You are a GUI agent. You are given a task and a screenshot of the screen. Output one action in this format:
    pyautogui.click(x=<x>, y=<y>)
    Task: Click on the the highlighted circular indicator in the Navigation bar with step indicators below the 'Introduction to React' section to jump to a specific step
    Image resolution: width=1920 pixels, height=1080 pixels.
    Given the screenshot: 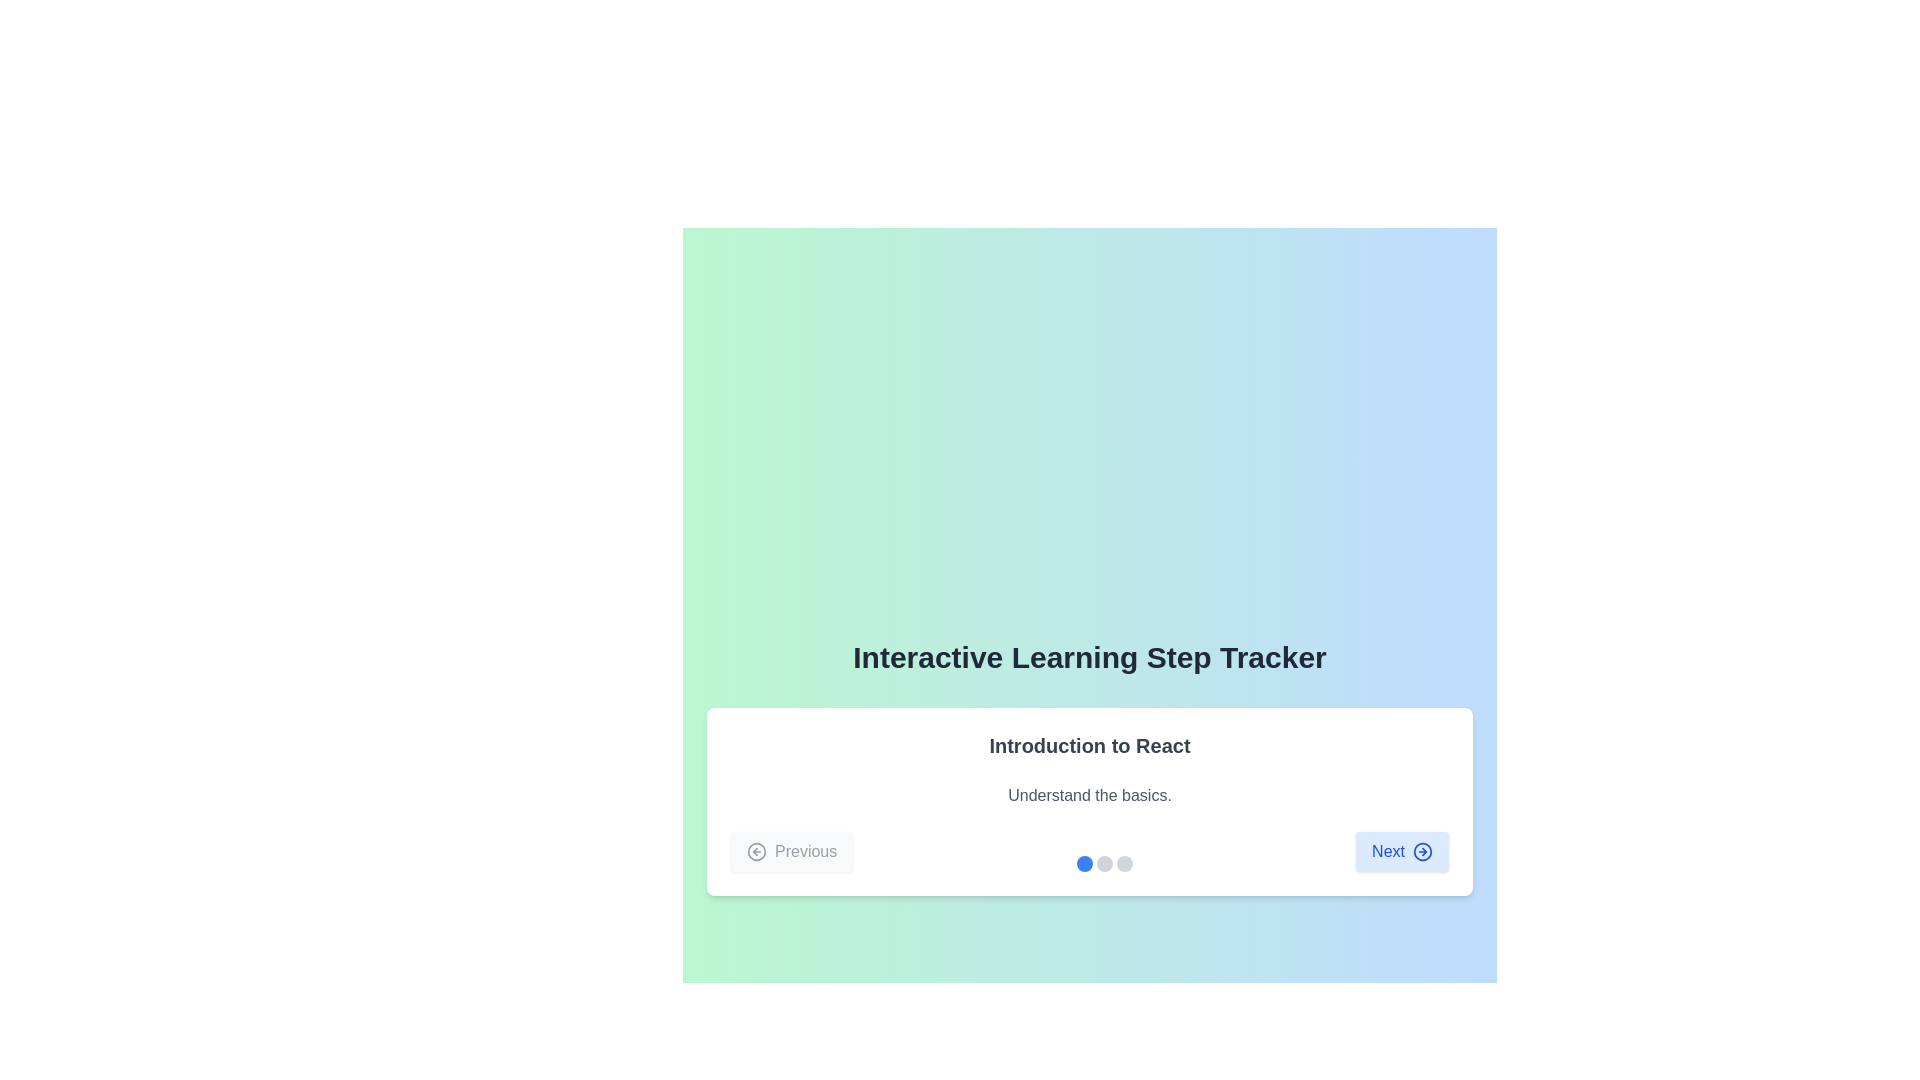 What is the action you would take?
    pyautogui.click(x=1088, y=852)
    